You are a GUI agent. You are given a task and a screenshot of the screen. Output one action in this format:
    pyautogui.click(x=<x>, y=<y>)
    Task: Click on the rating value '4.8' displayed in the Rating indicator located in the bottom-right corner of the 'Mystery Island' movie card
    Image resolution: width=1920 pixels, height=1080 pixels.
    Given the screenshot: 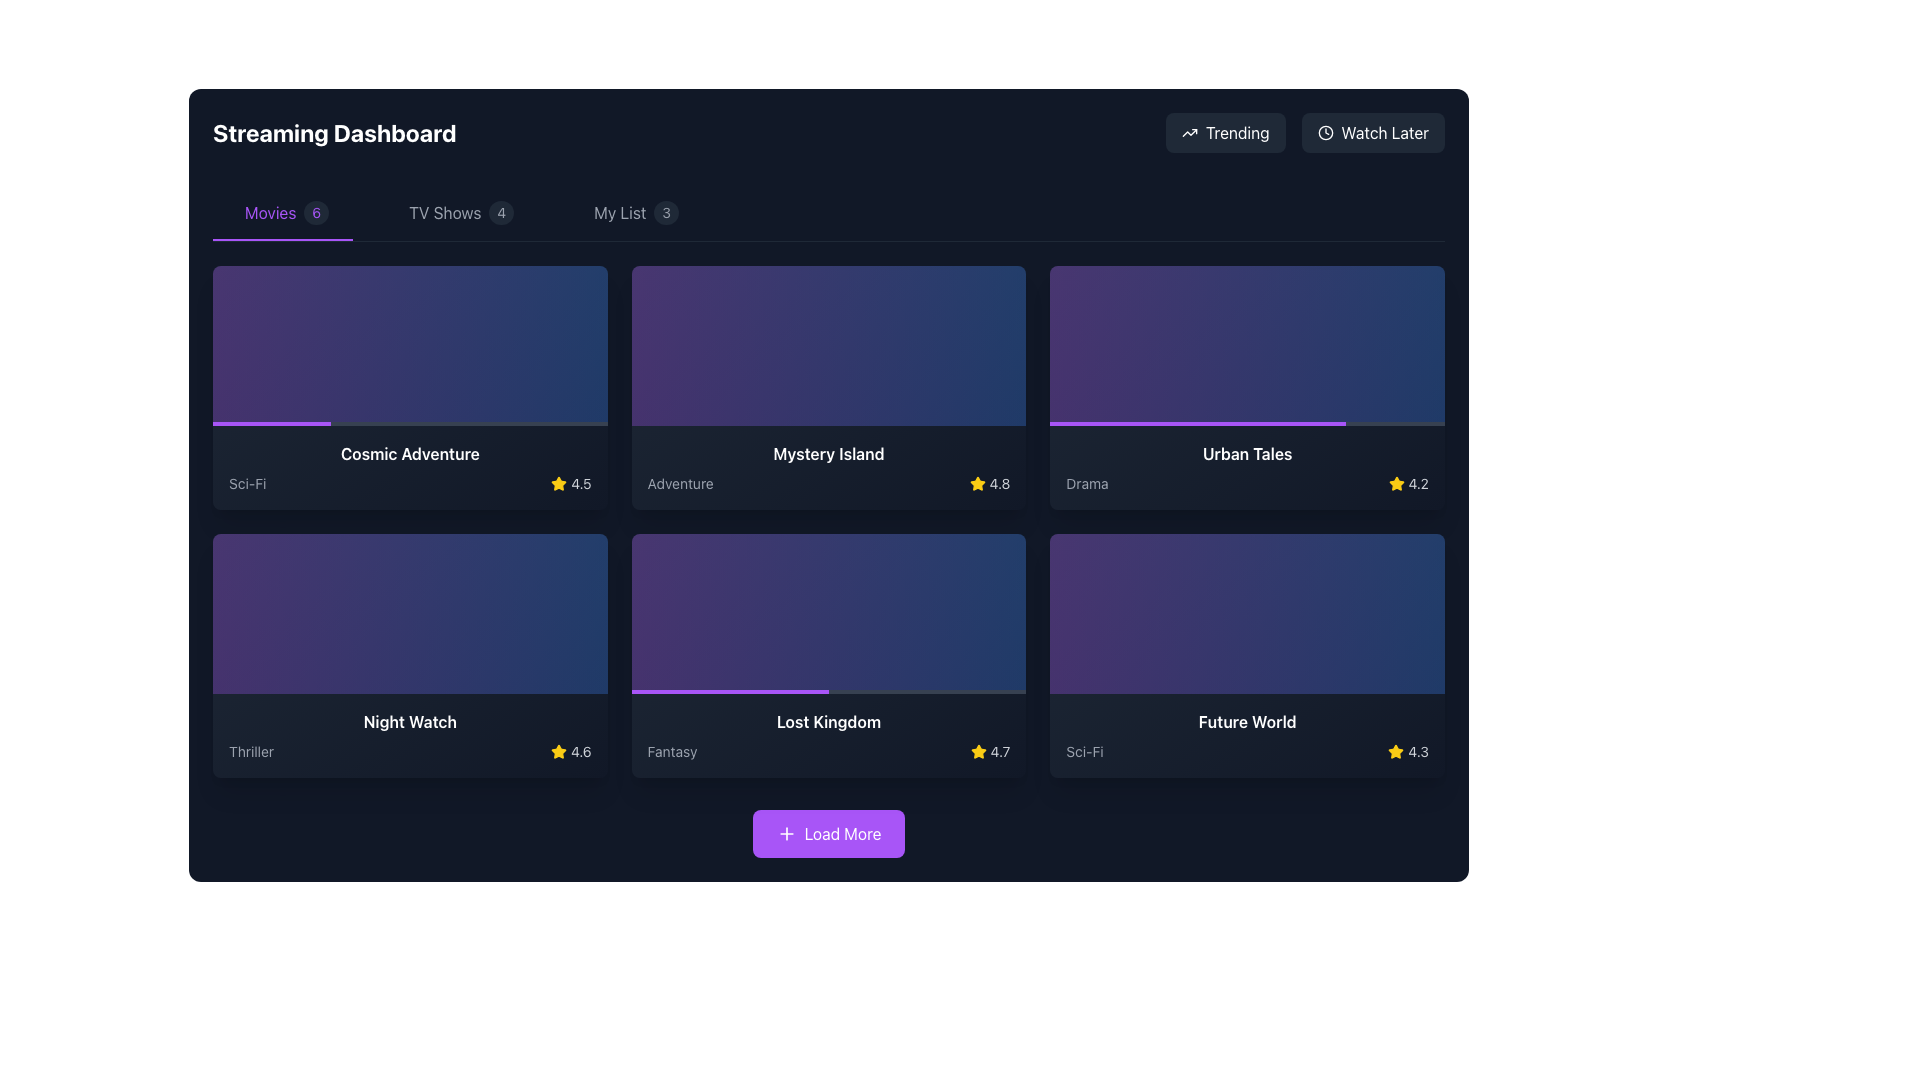 What is the action you would take?
    pyautogui.click(x=989, y=483)
    